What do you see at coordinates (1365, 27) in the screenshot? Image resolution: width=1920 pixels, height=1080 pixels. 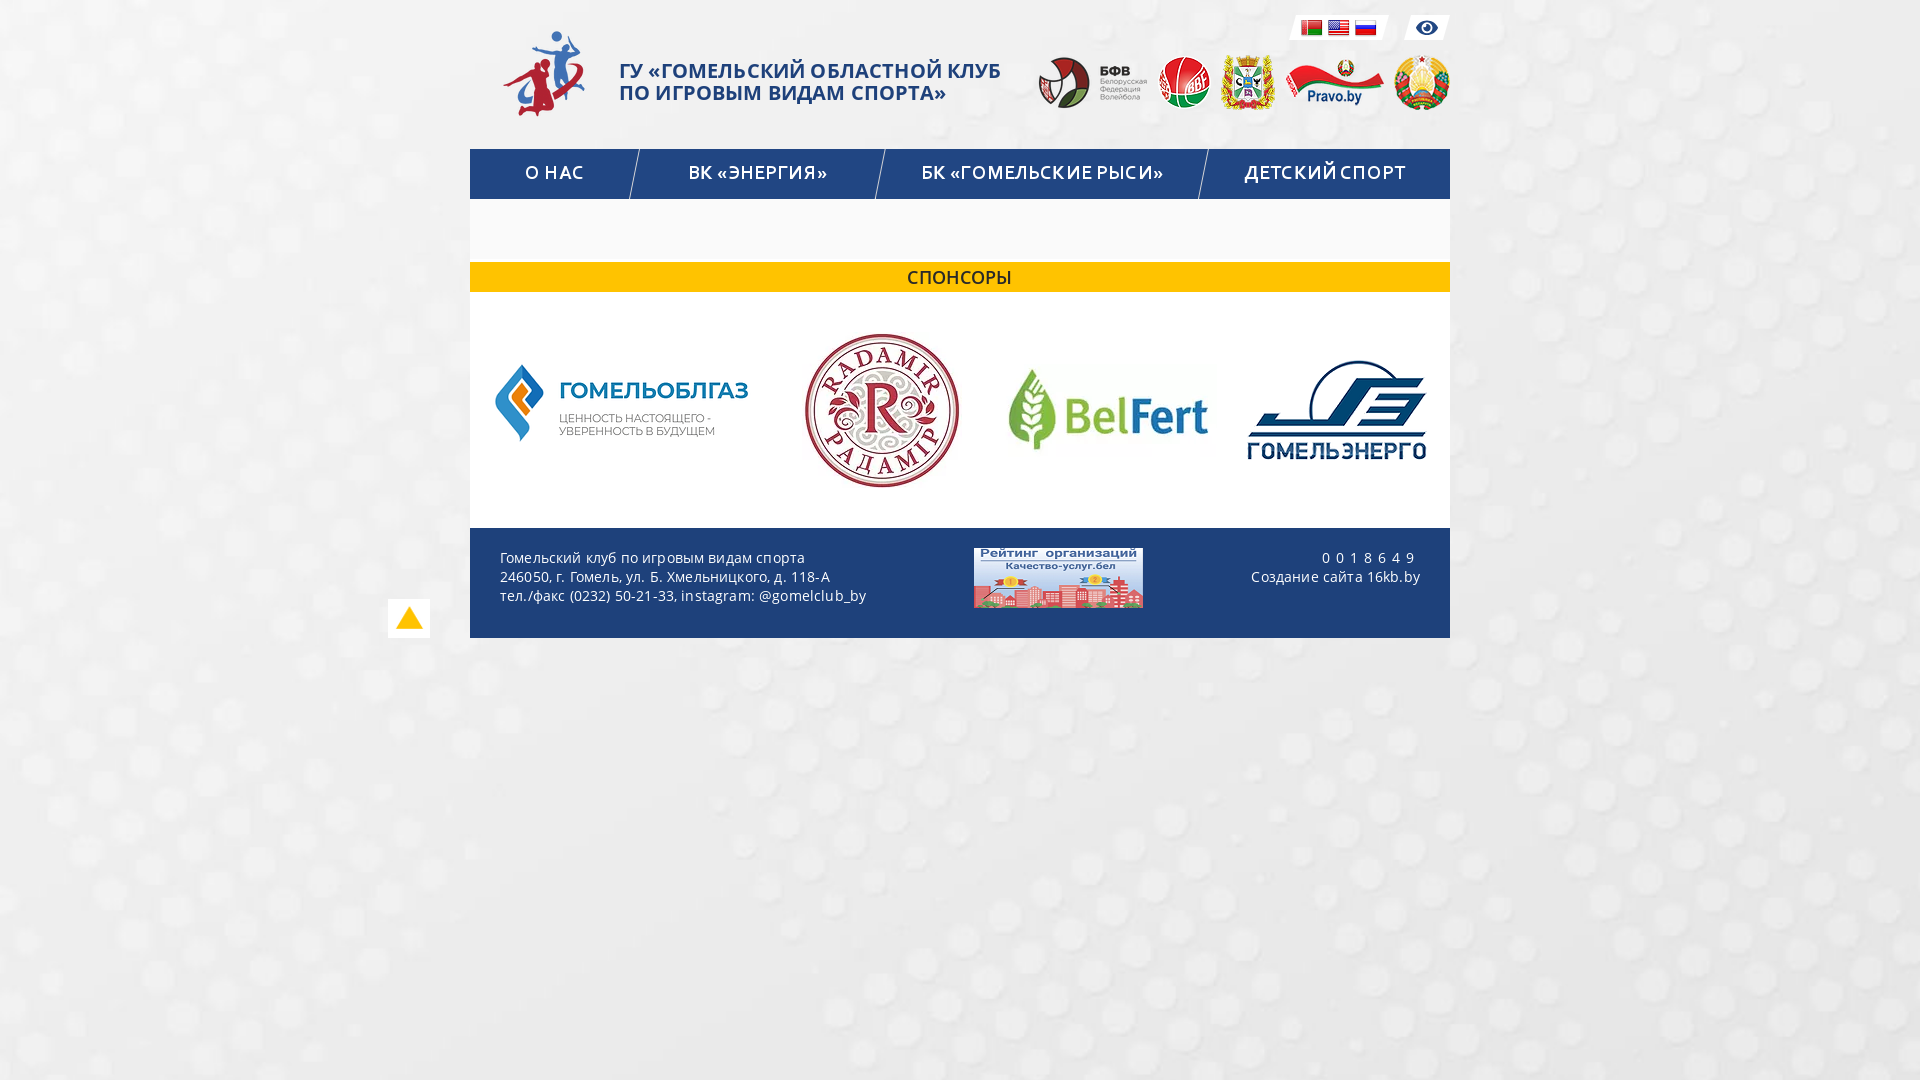 I see `'Russian'` at bounding box center [1365, 27].